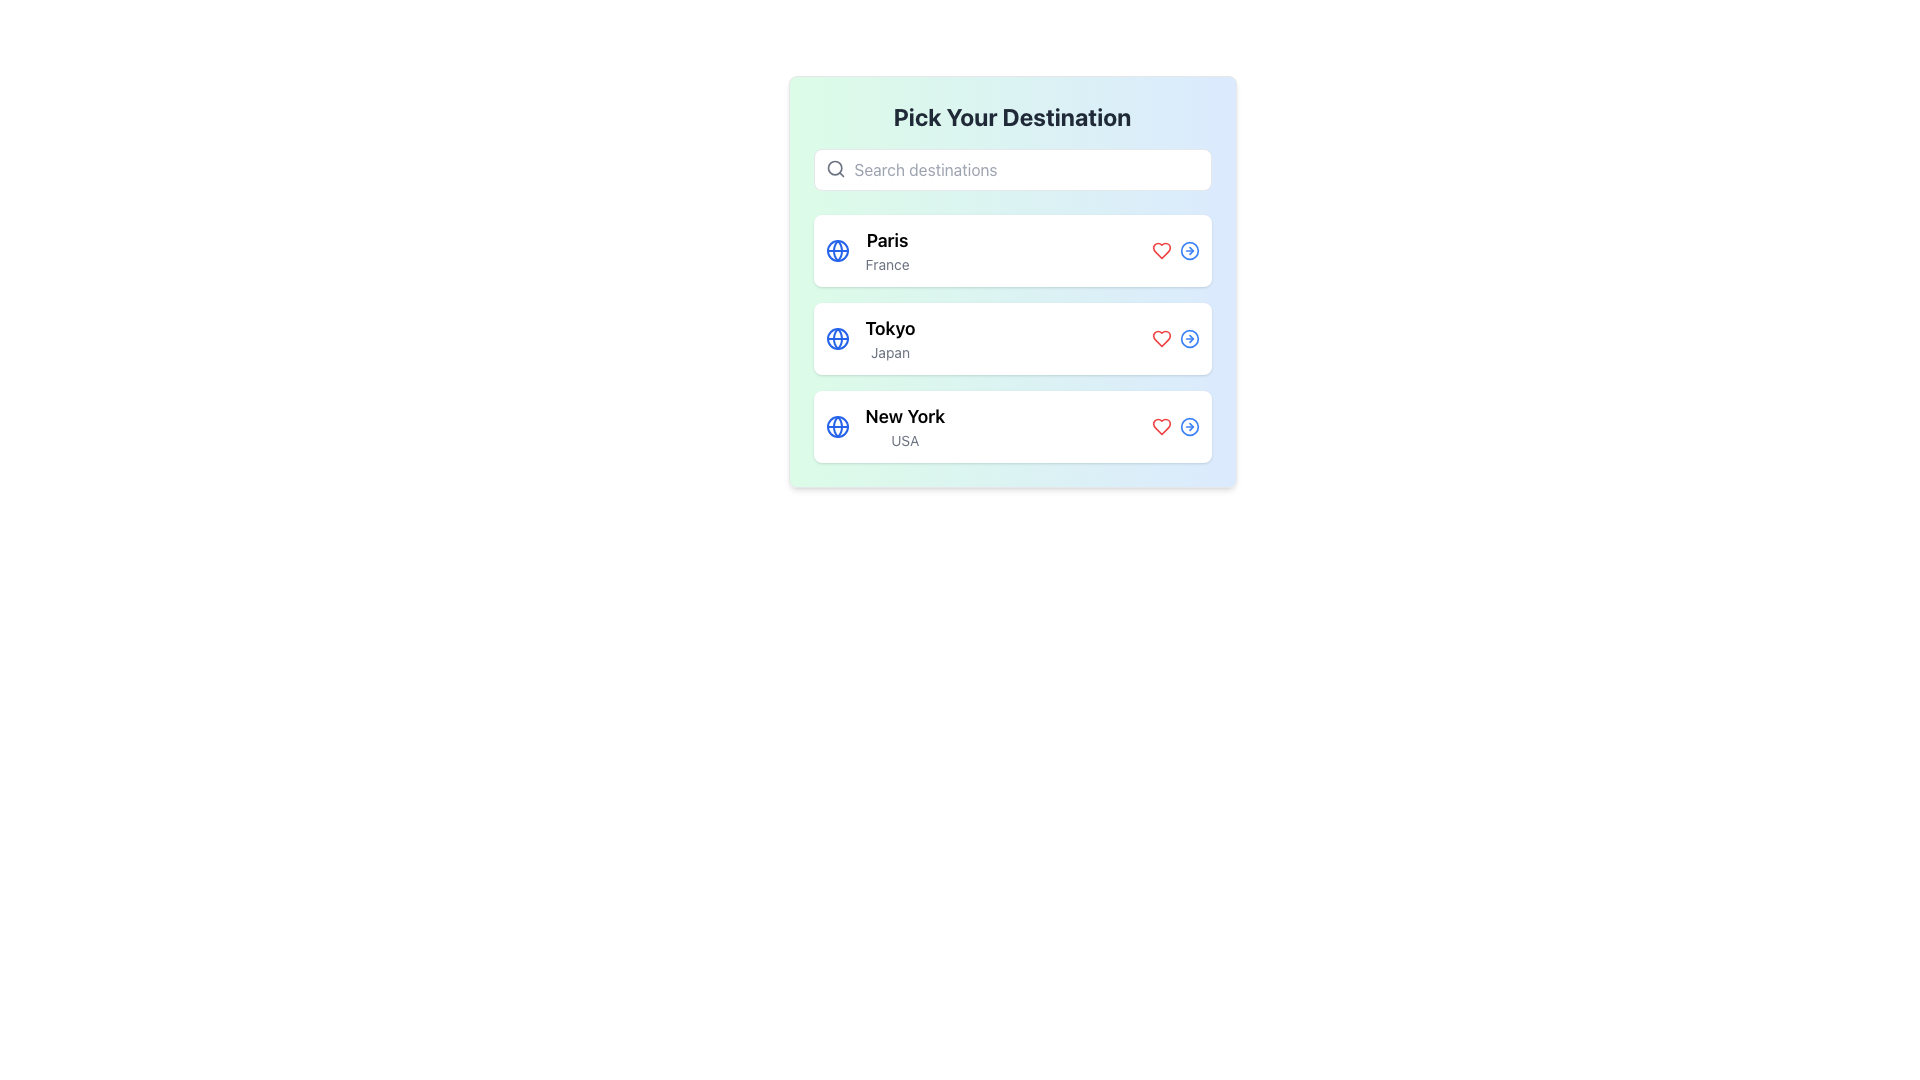 Image resolution: width=1920 pixels, height=1080 pixels. I want to click on the text block displaying the location 'Tokyo', so click(870, 338).